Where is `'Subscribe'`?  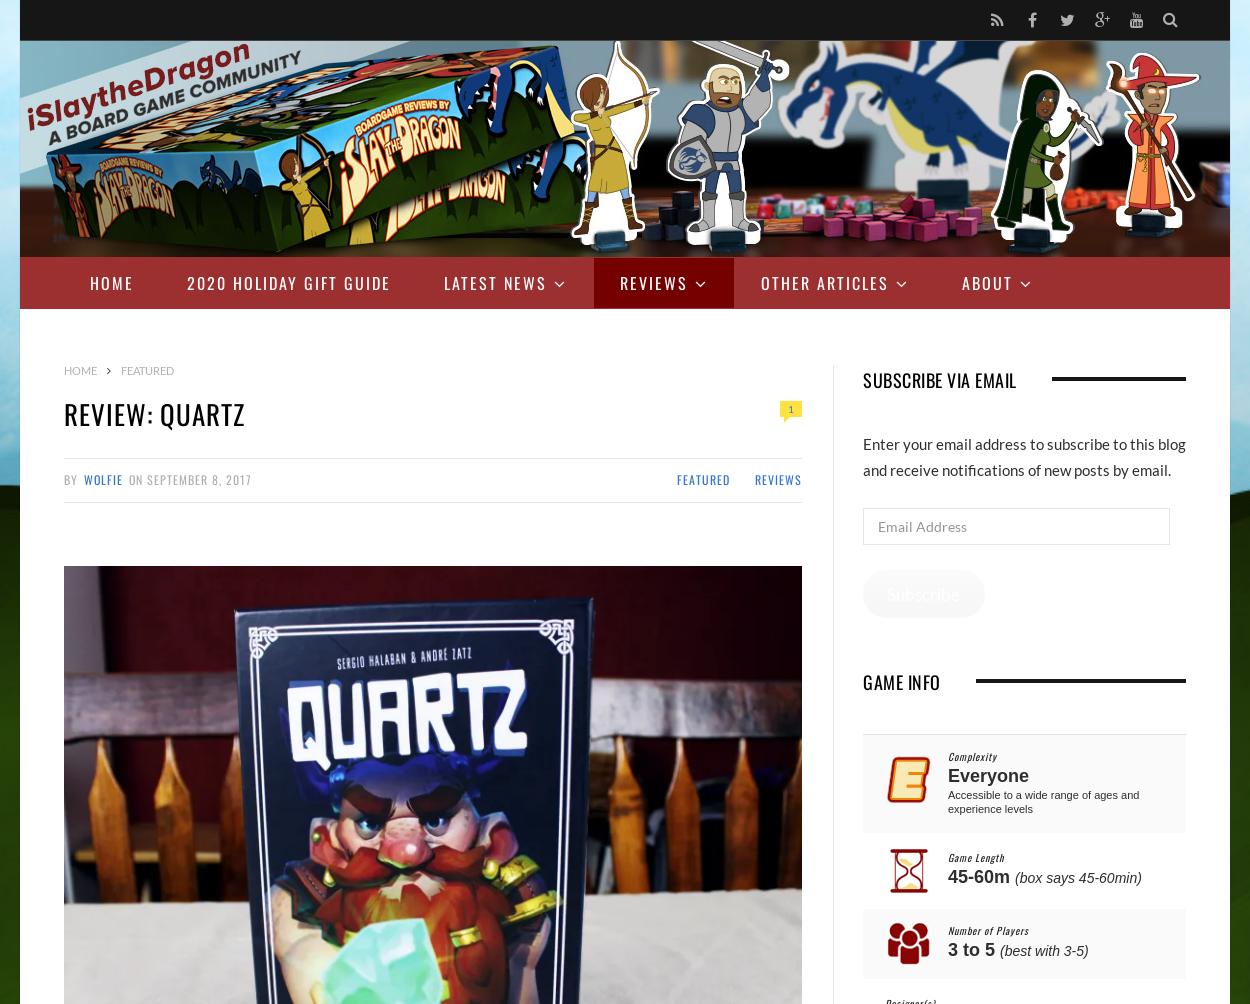
'Subscribe' is located at coordinates (923, 593).